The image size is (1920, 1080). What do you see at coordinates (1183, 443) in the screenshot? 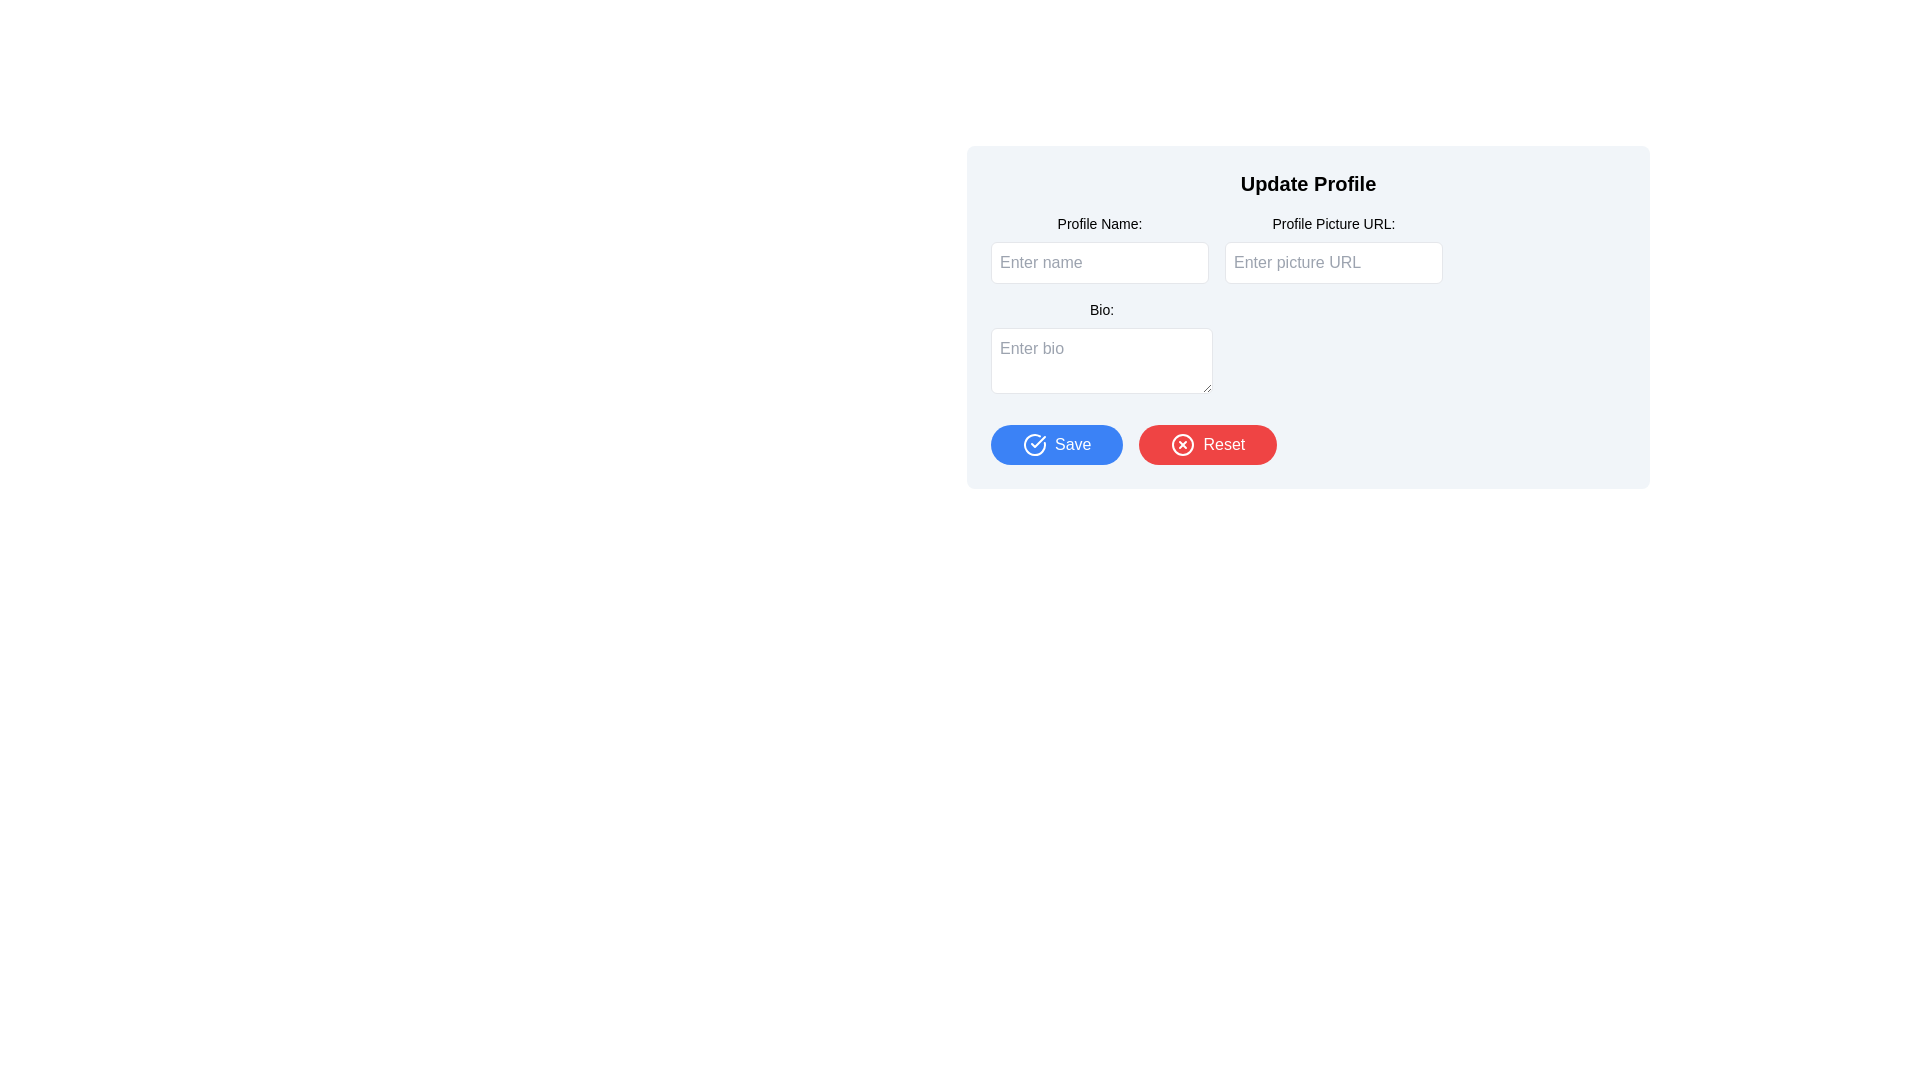
I see `the circular close icon with a red background and white 'X', located near the top-right corner of the 'Reset' button` at bounding box center [1183, 443].